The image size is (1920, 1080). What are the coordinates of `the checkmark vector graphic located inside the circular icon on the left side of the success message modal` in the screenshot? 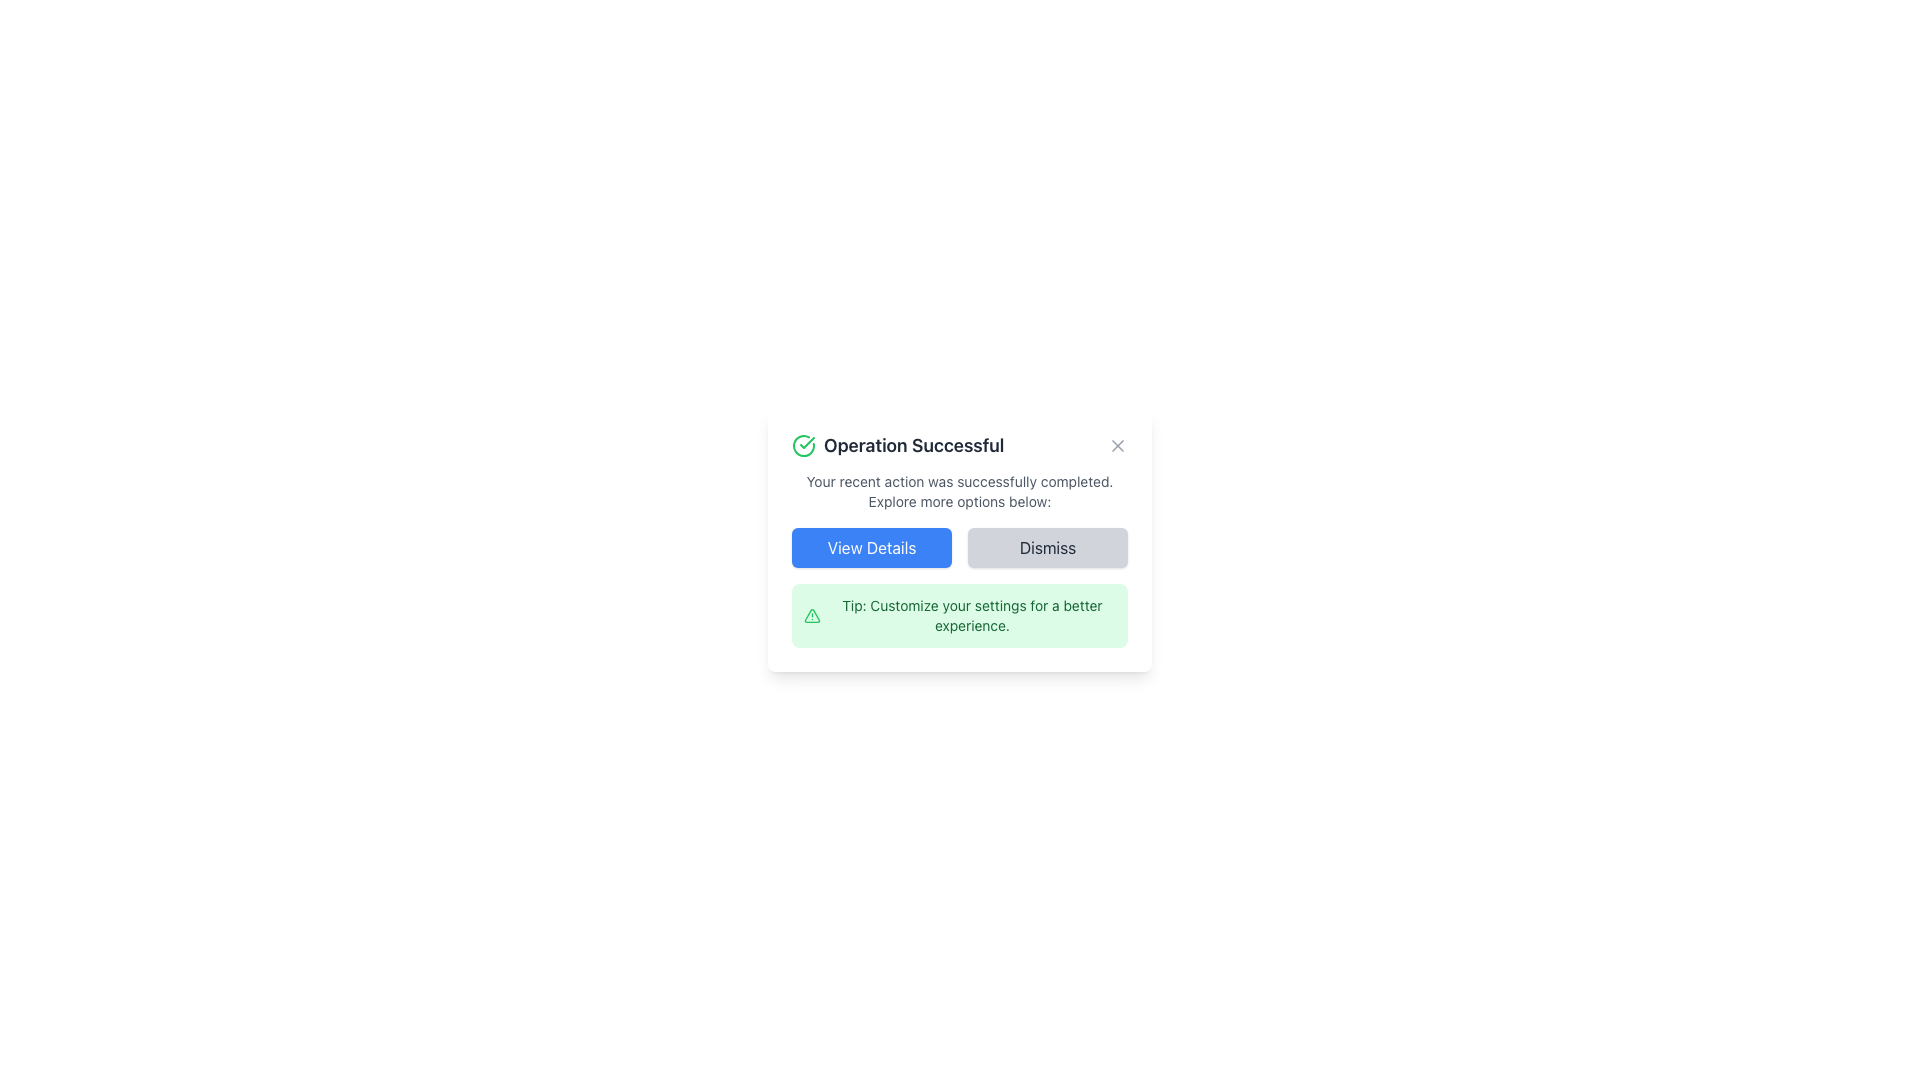 It's located at (807, 442).